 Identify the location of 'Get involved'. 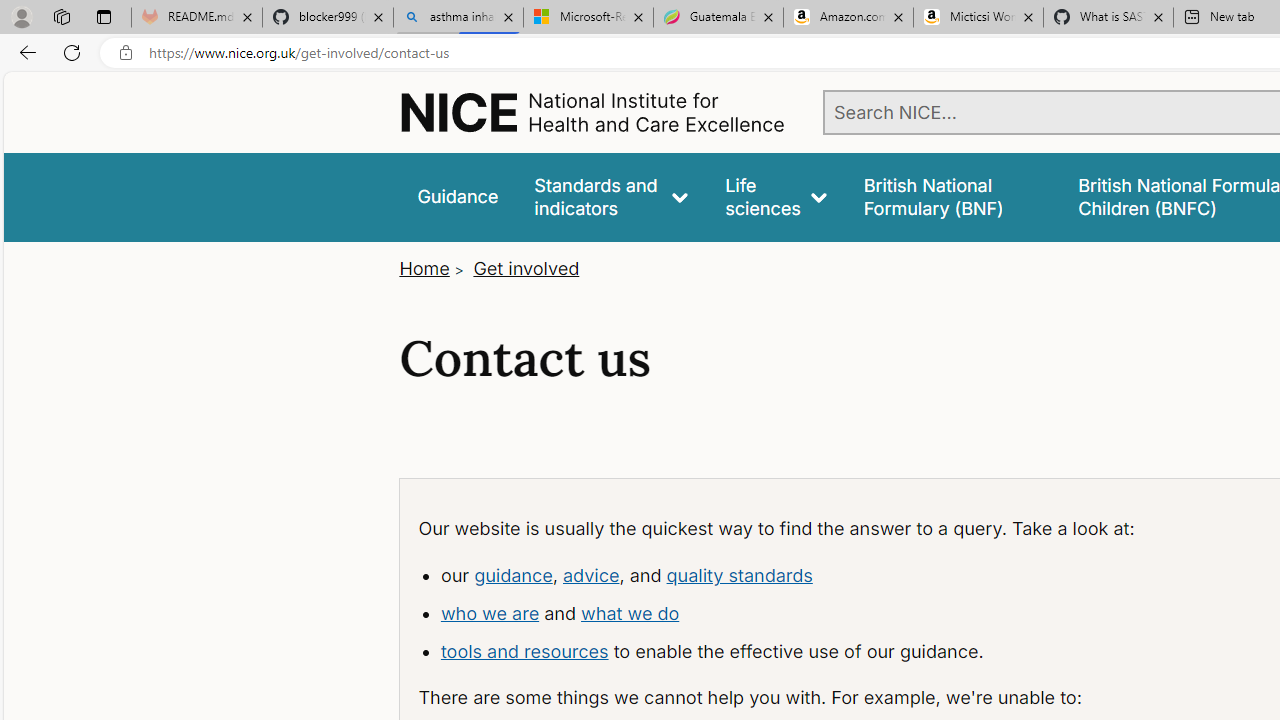
(526, 268).